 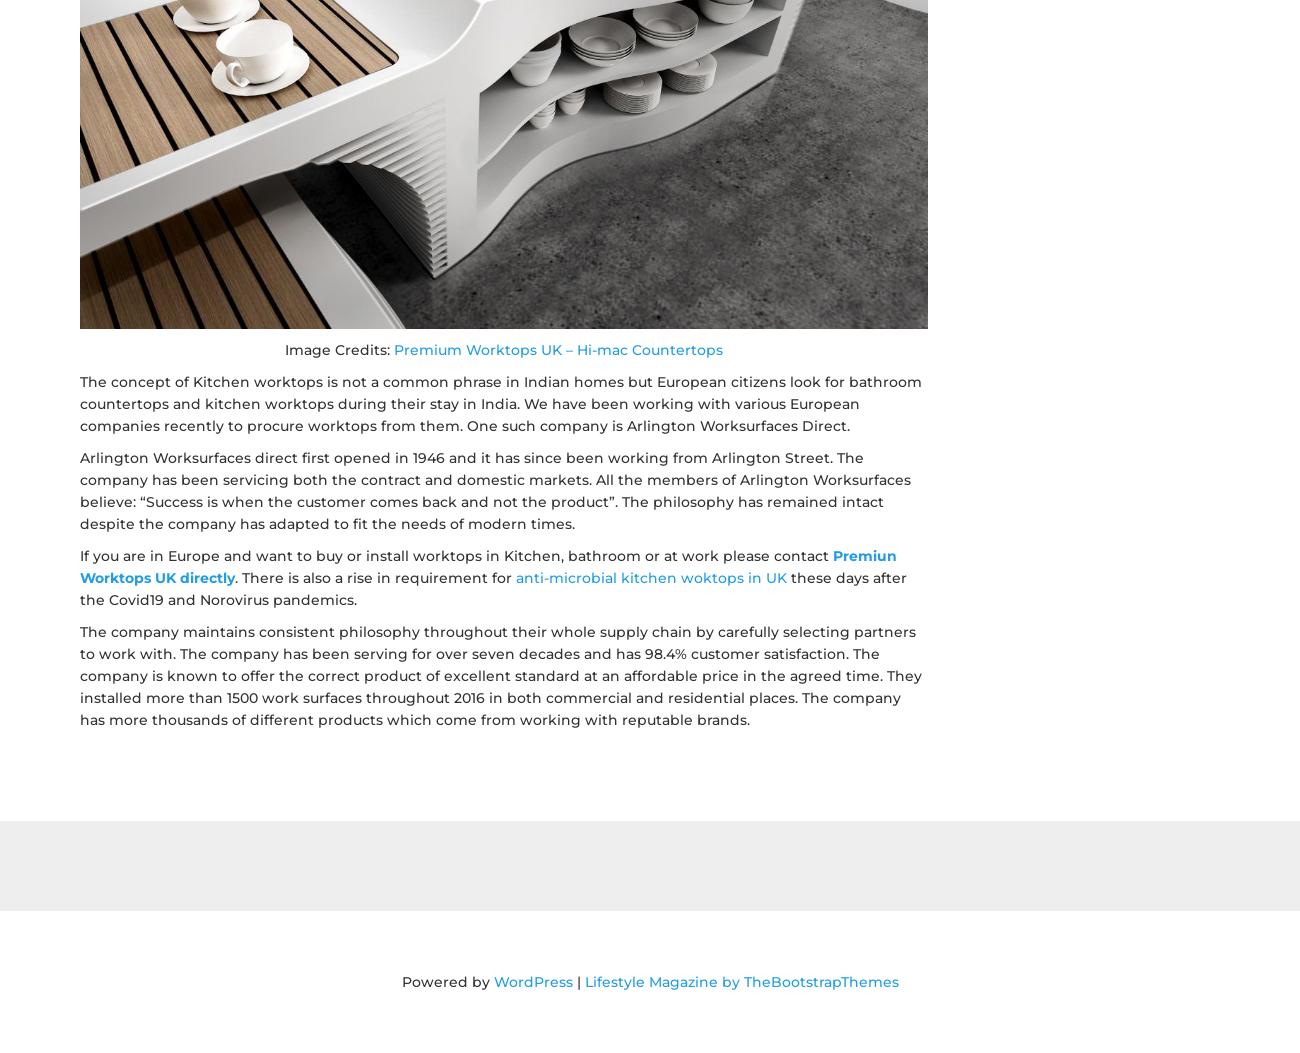 I want to click on 'The company maintains consistent philosophy throughout their whole supply chain by carefully selecting partners to work with. The company has been serving for over seven decades and has 98.4% customer satisfaction. The company is known to offer the correct product of excellent standard at an affordable price in the agreed time. They installed more than 1500 work surfaces throughout 2016 in both commercial and residential places. The company has more thousands of different products which come from working with reputable brands.', so click(x=501, y=674).